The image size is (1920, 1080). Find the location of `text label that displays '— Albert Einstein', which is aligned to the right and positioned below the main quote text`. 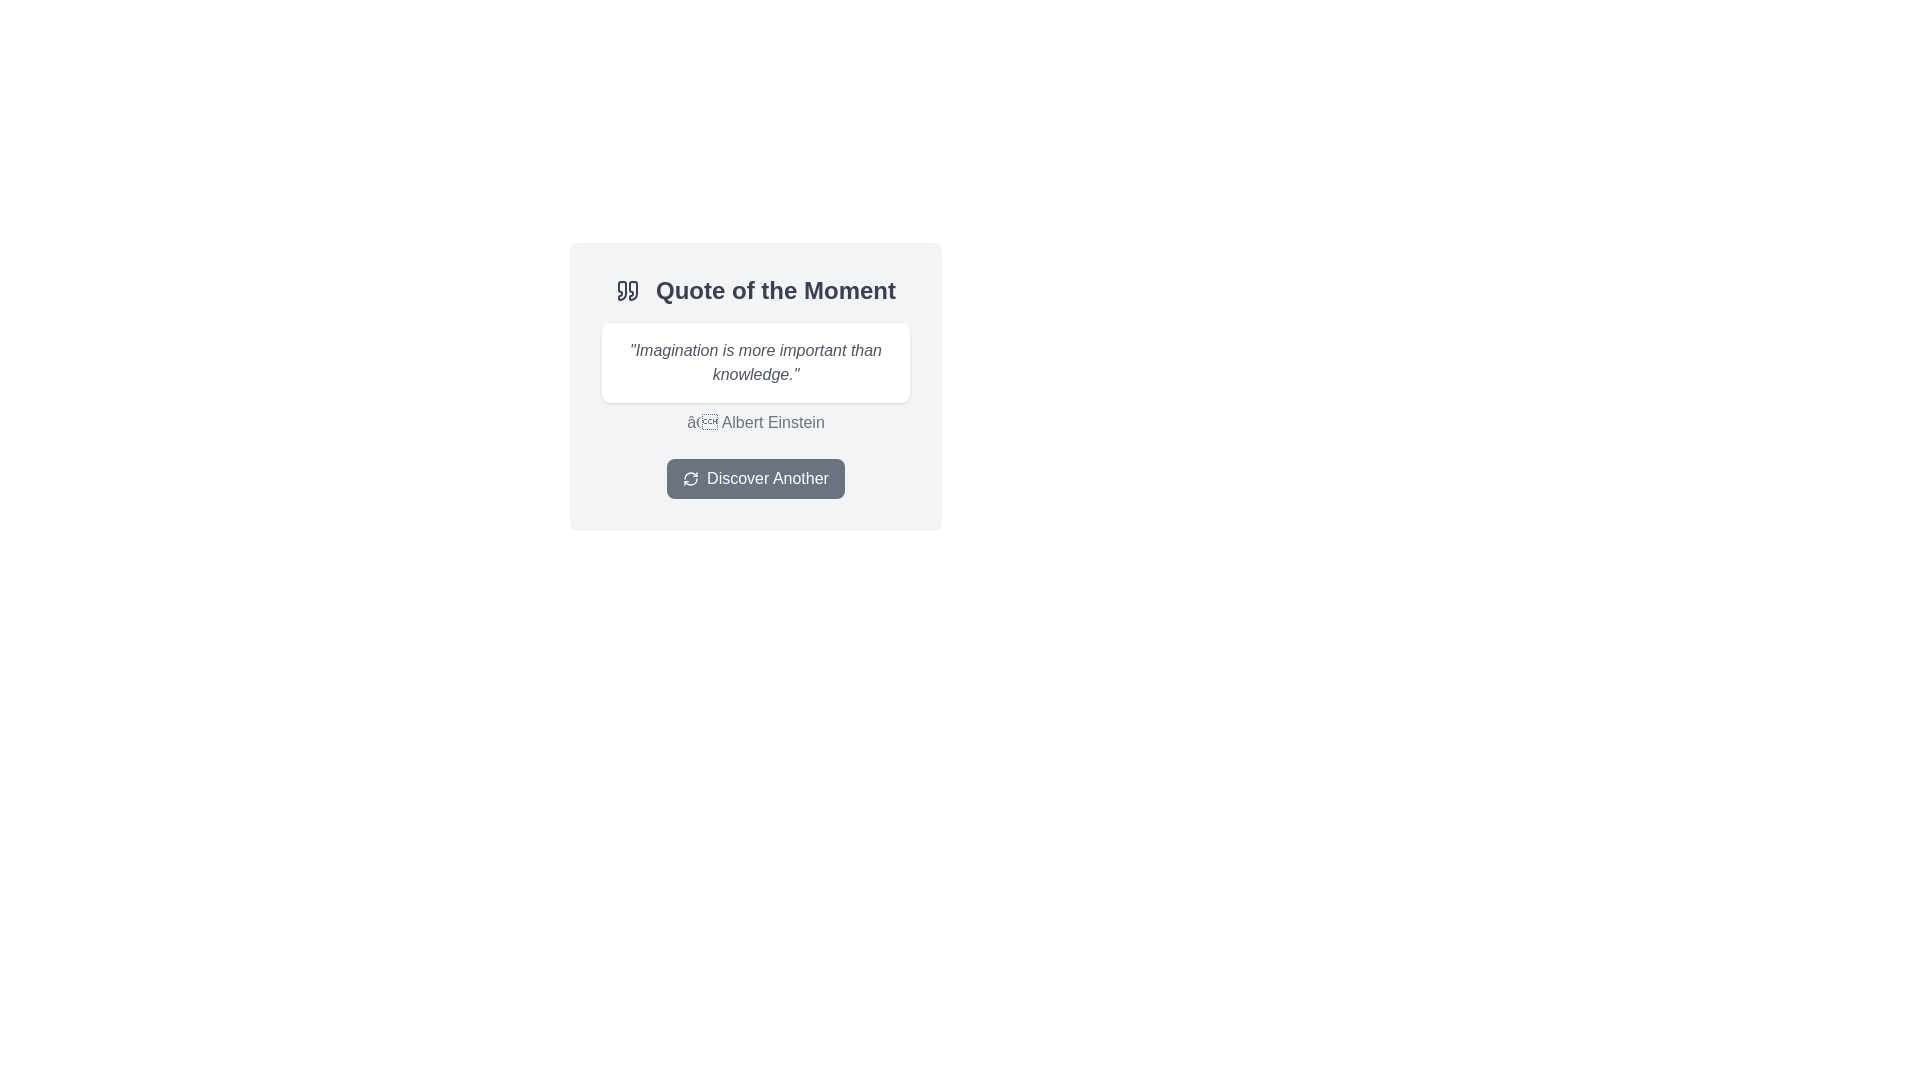

text label that displays '— Albert Einstein', which is aligned to the right and positioned below the main quote text is located at coordinates (754, 422).